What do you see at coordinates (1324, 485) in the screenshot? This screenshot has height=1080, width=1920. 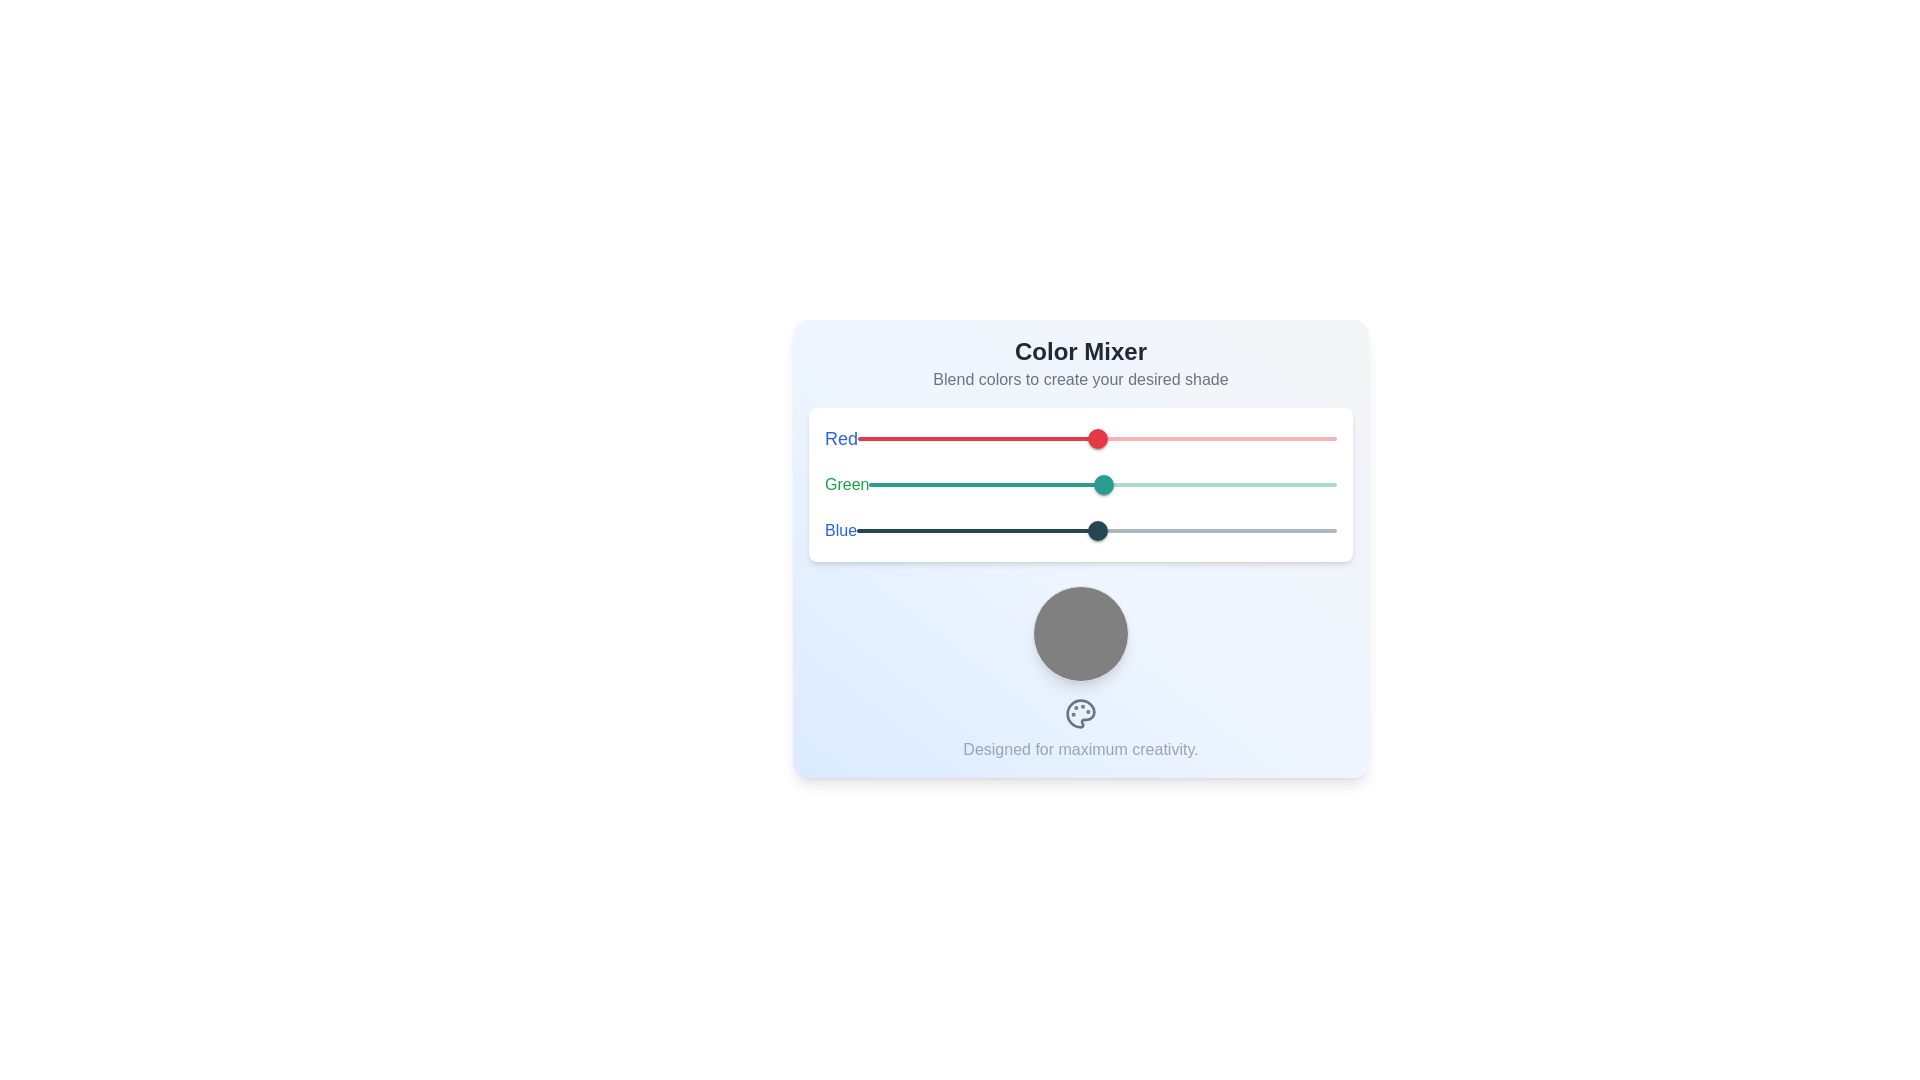 I see `the green value` at bounding box center [1324, 485].